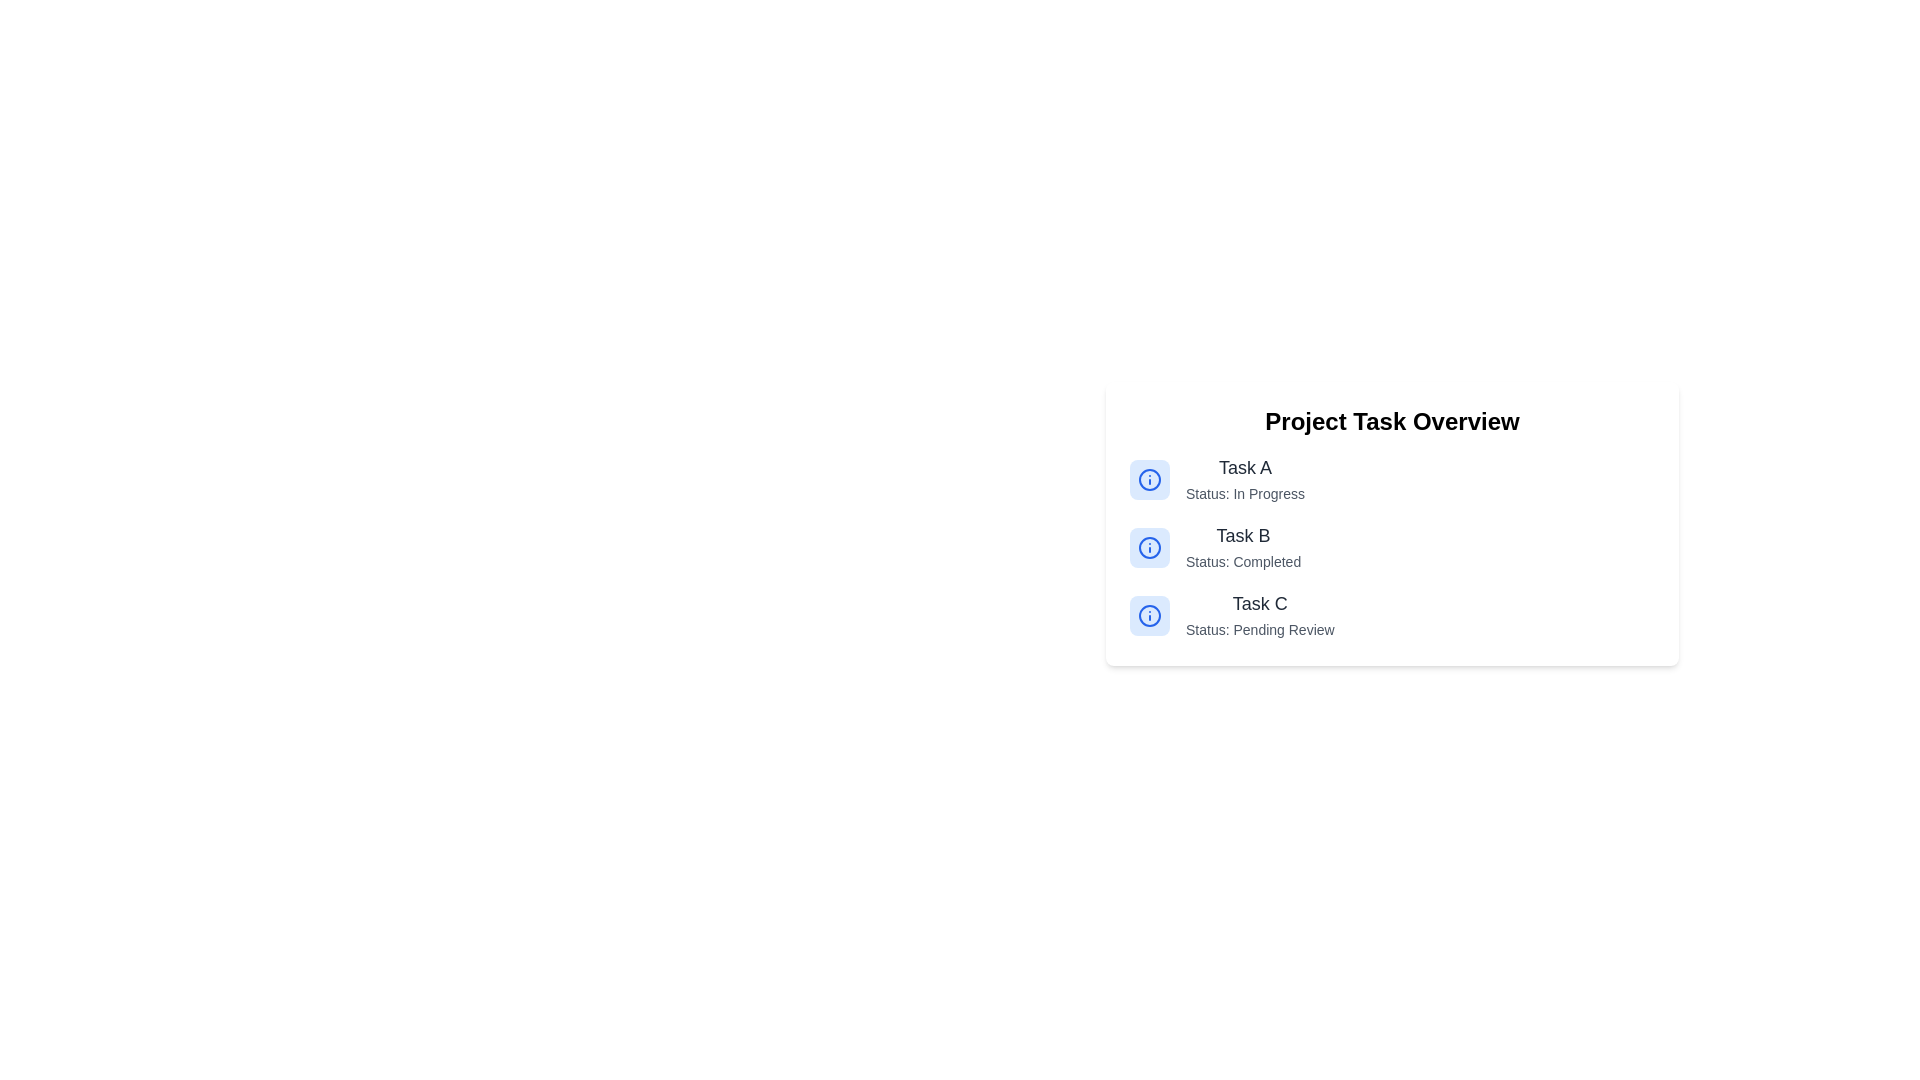  What do you see at coordinates (1150, 615) in the screenshot?
I see `the circular blue information icon with a bold blue border, located to the left of the text 'Task C\nStatus: Pending Review'` at bounding box center [1150, 615].